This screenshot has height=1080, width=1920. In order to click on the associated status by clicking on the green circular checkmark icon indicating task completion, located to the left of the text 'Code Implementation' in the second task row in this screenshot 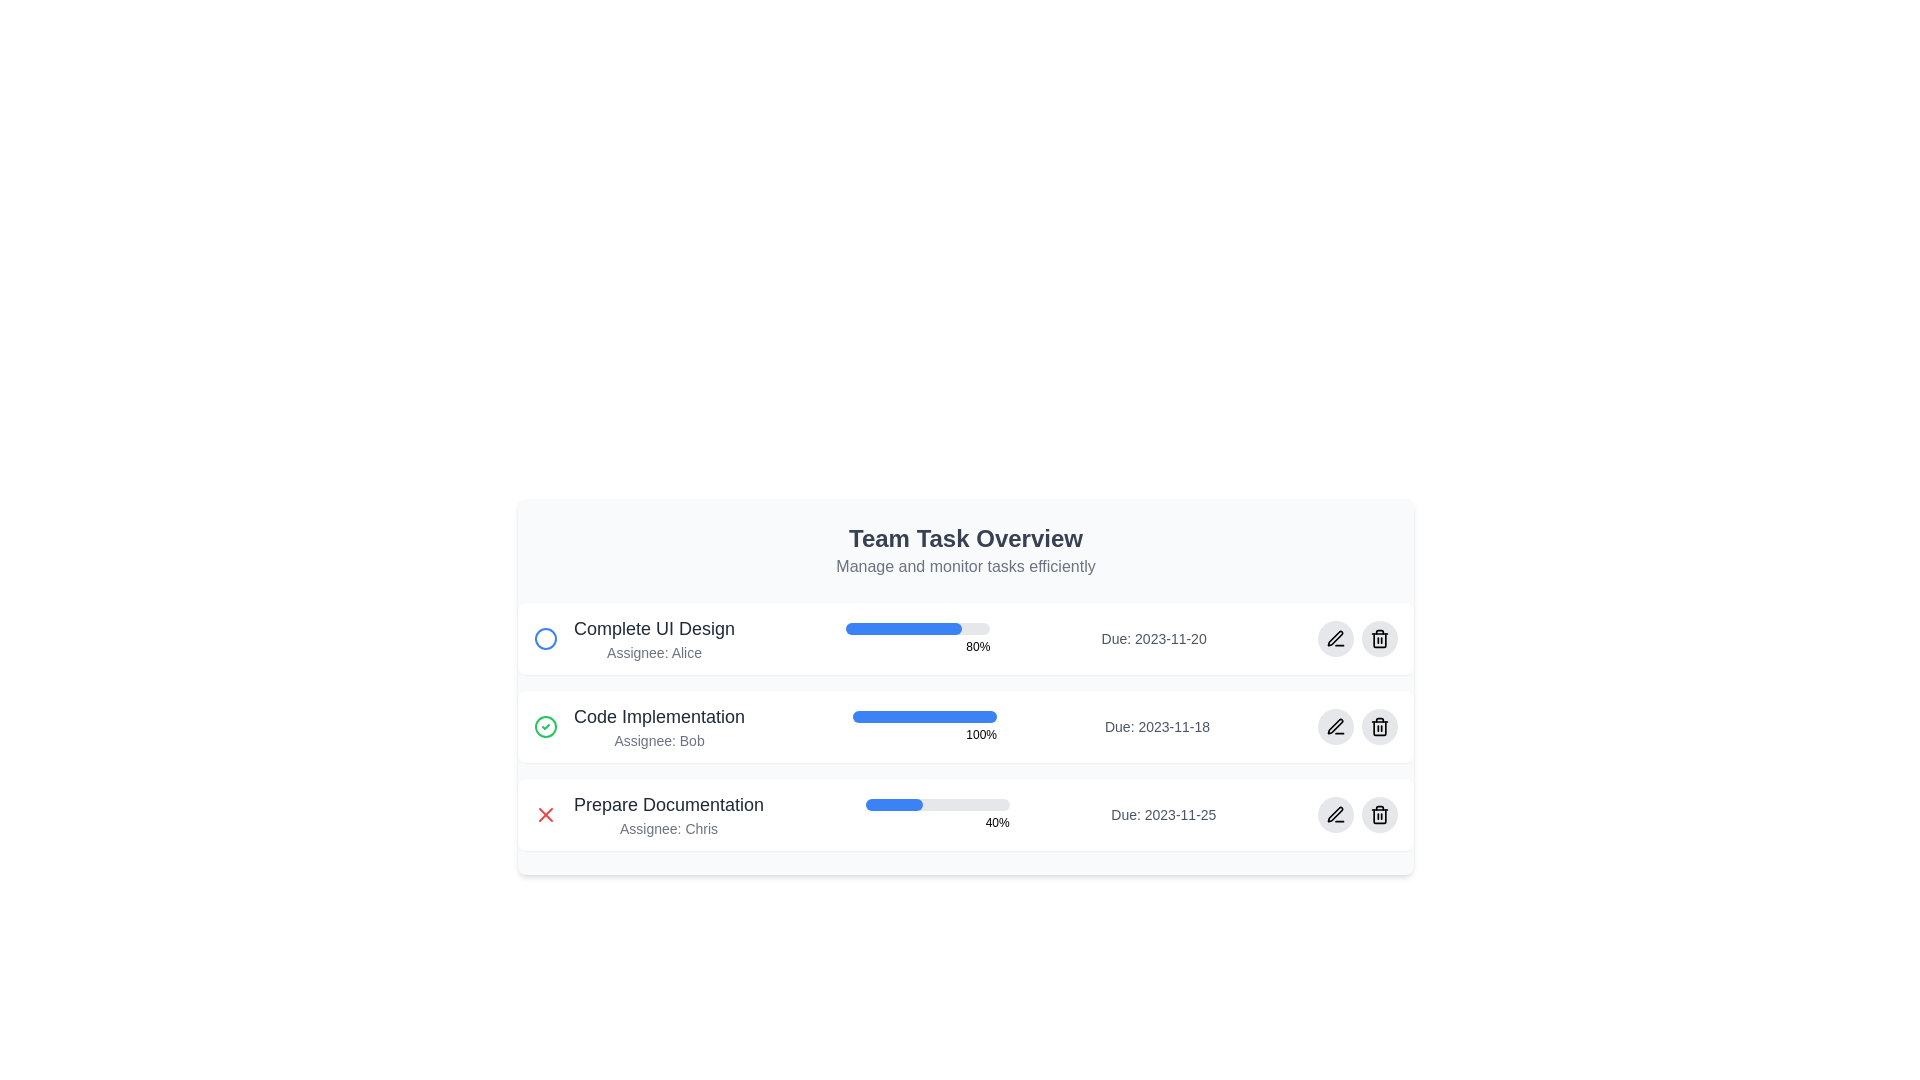, I will do `click(546, 726)`.